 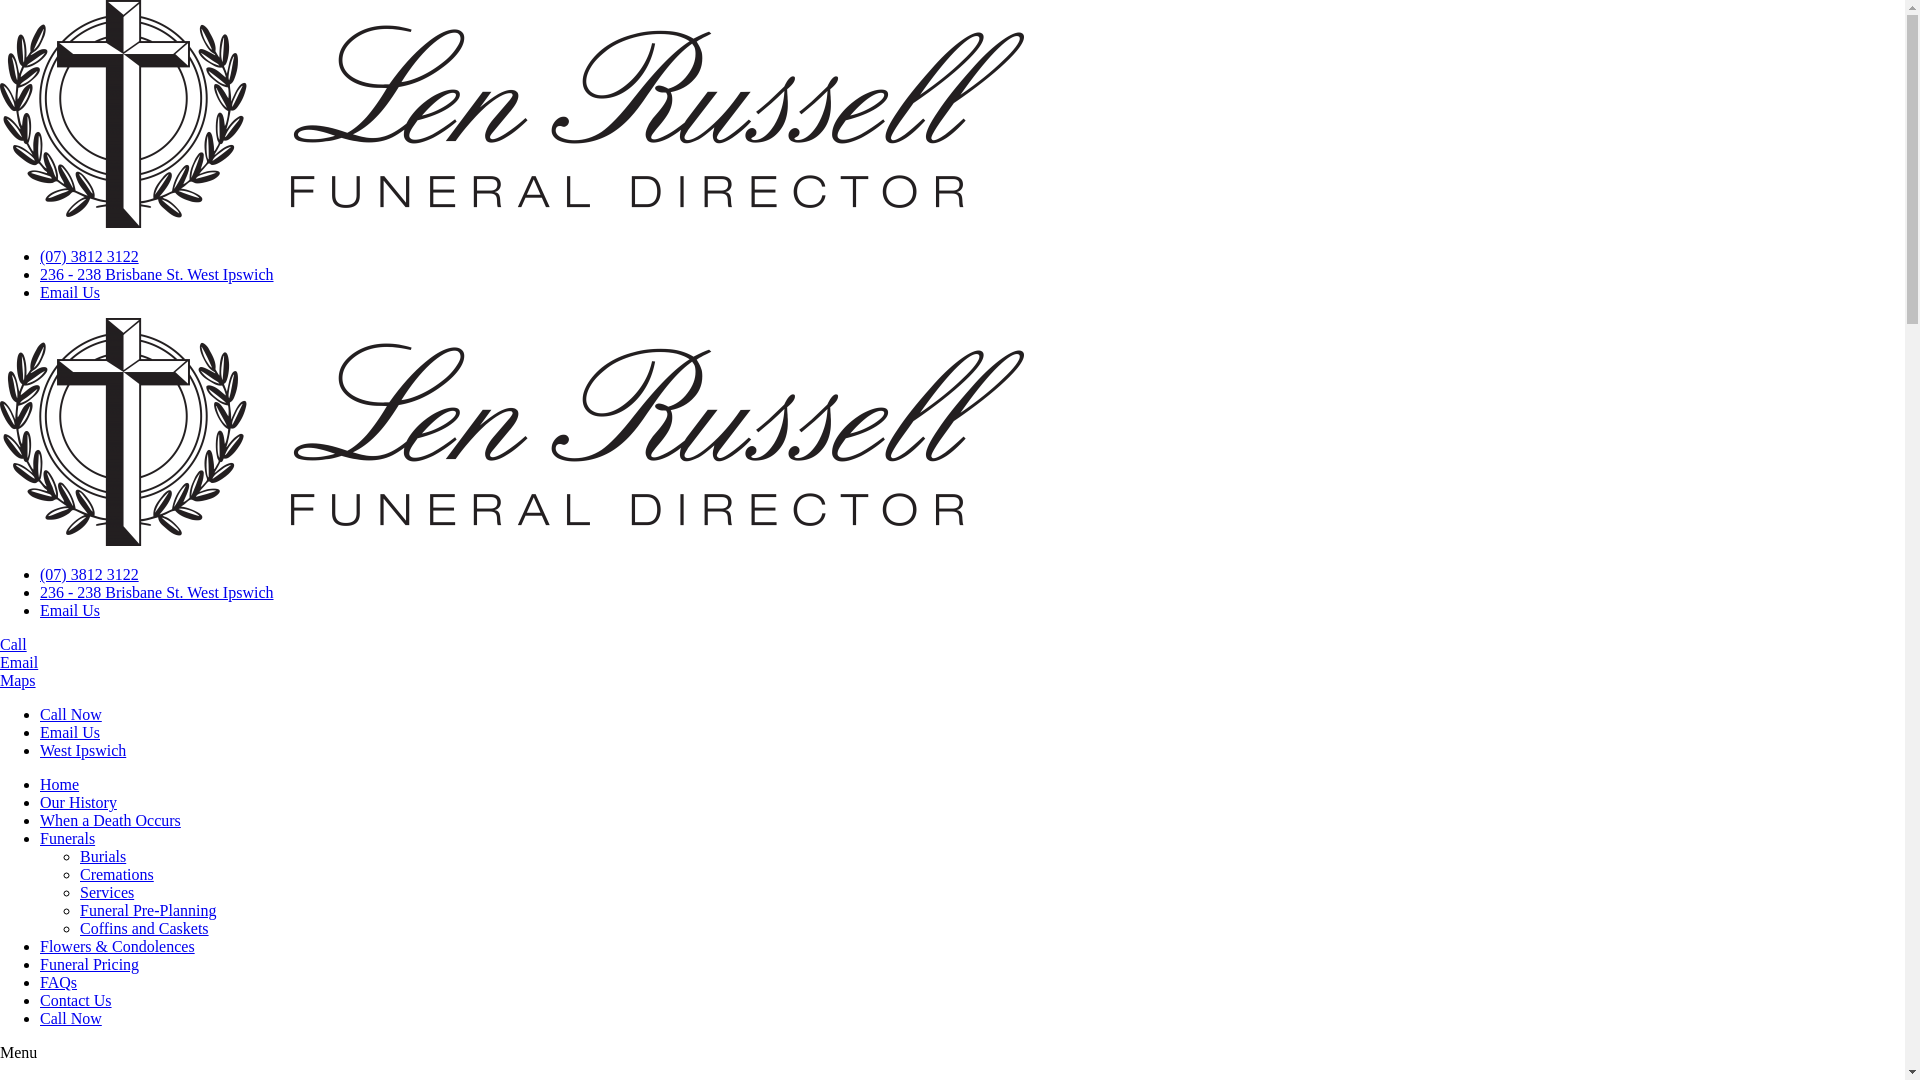 What do you see at coordinates (0, 679) in the screenshot?
I see `'Maps'` at bounding box center [0, 679].